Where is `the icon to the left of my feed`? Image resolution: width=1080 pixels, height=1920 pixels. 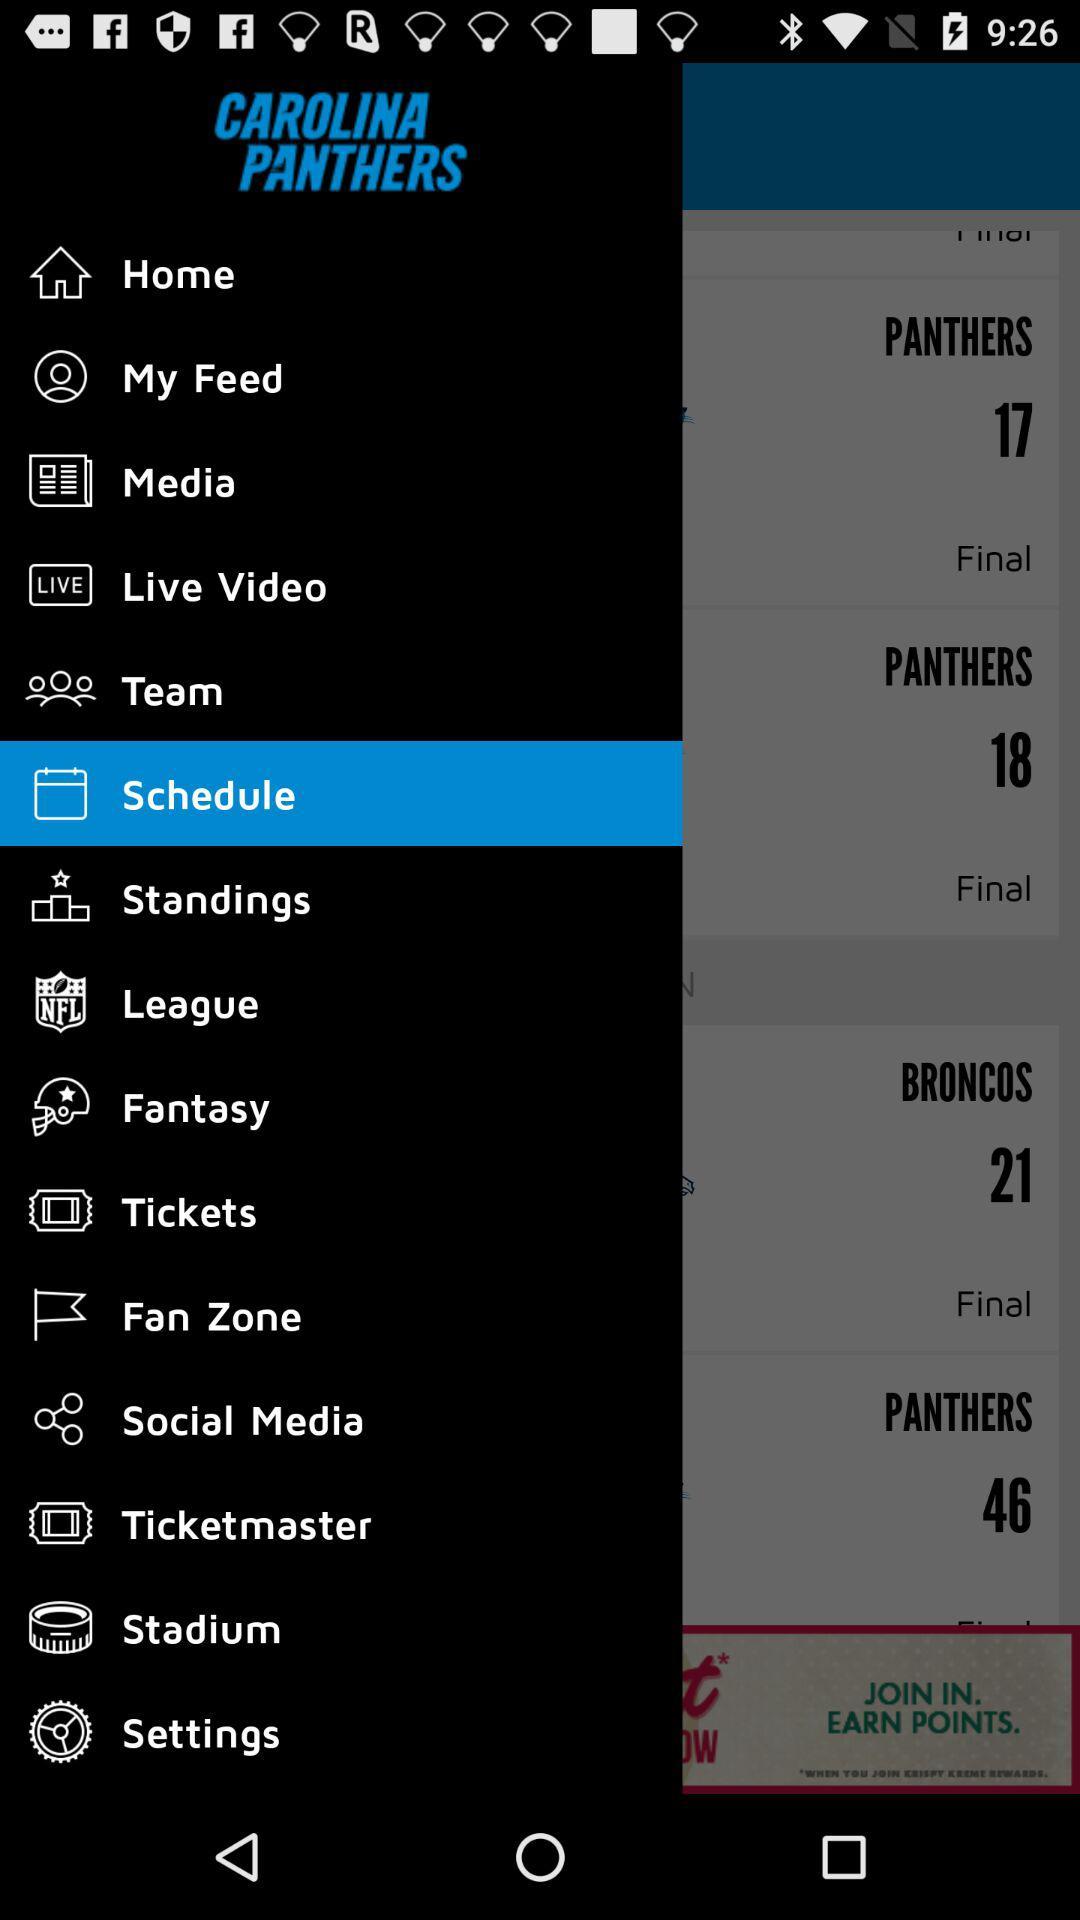 the icon to the left of my feed is located at coordinates (60, 377).